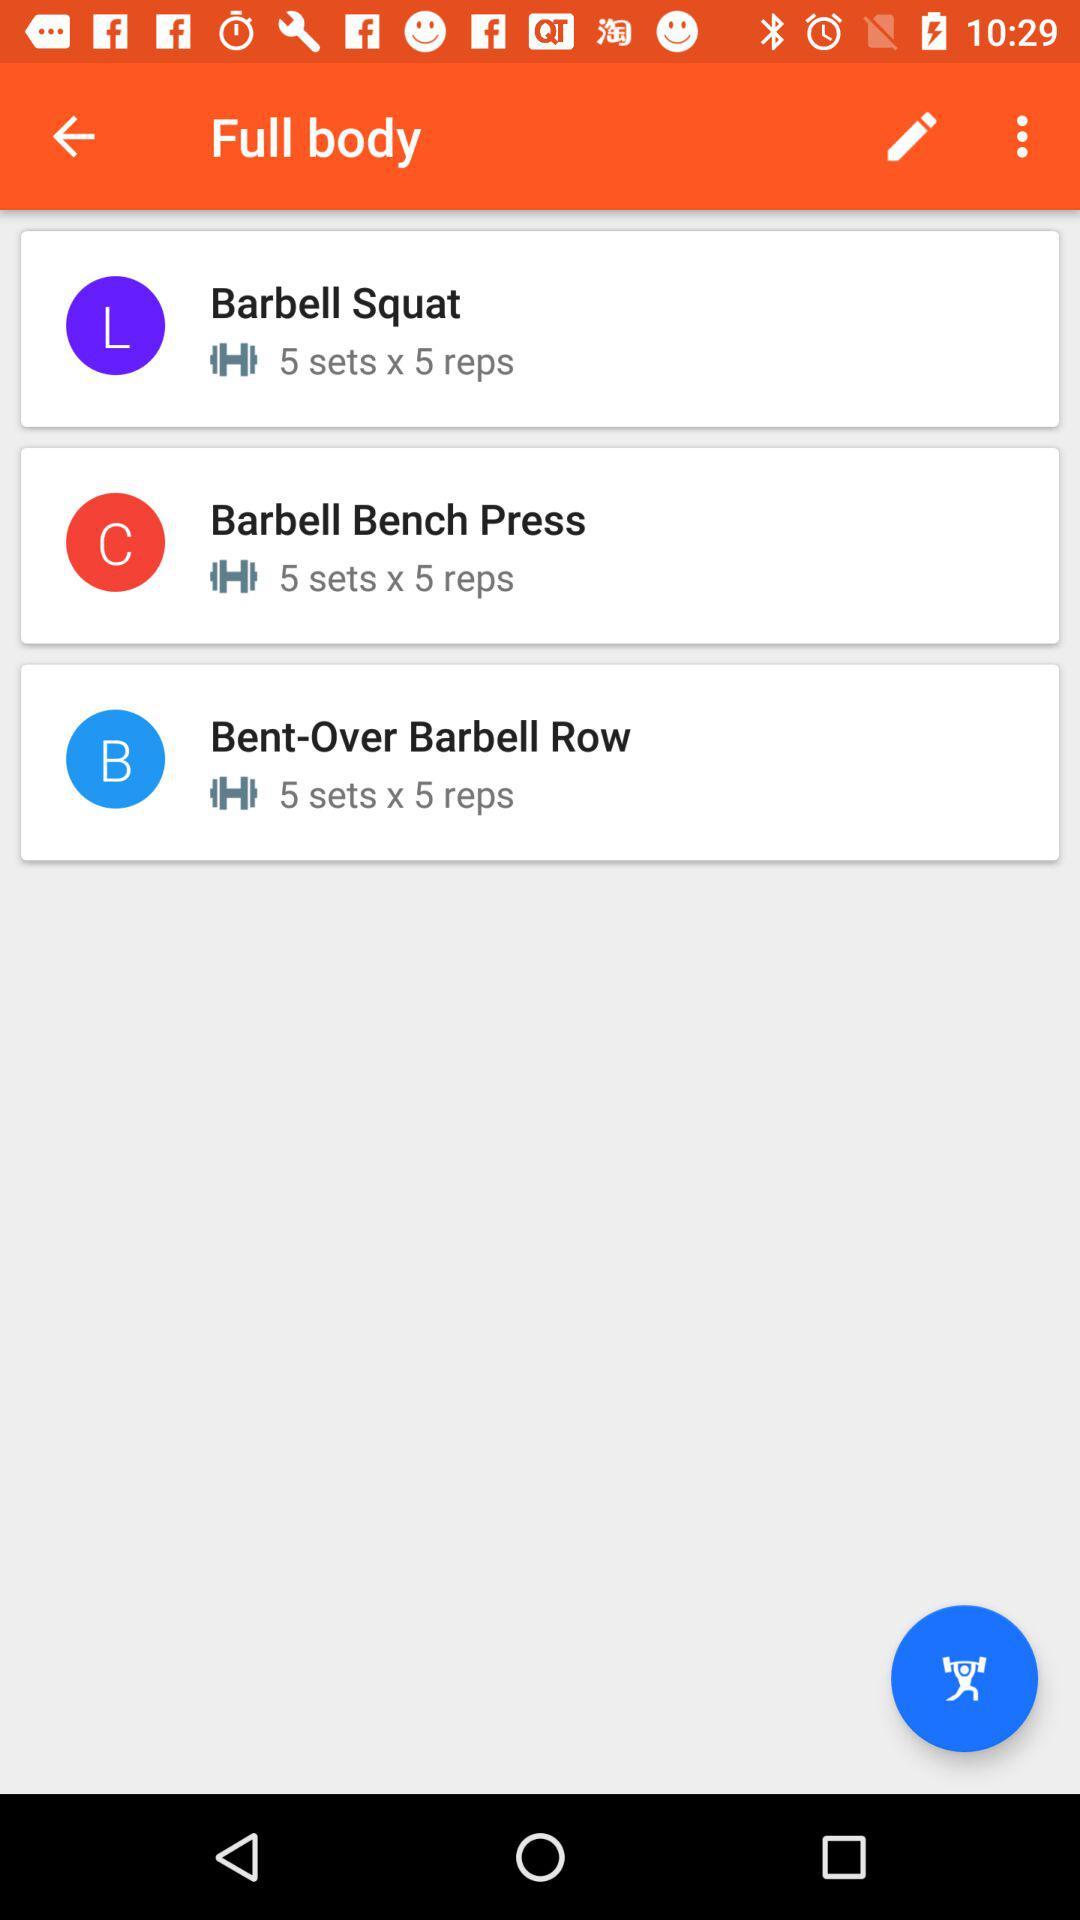 This screenshot has height=1920, width=1080. I want to click on item above the l item, so click(72, 135).